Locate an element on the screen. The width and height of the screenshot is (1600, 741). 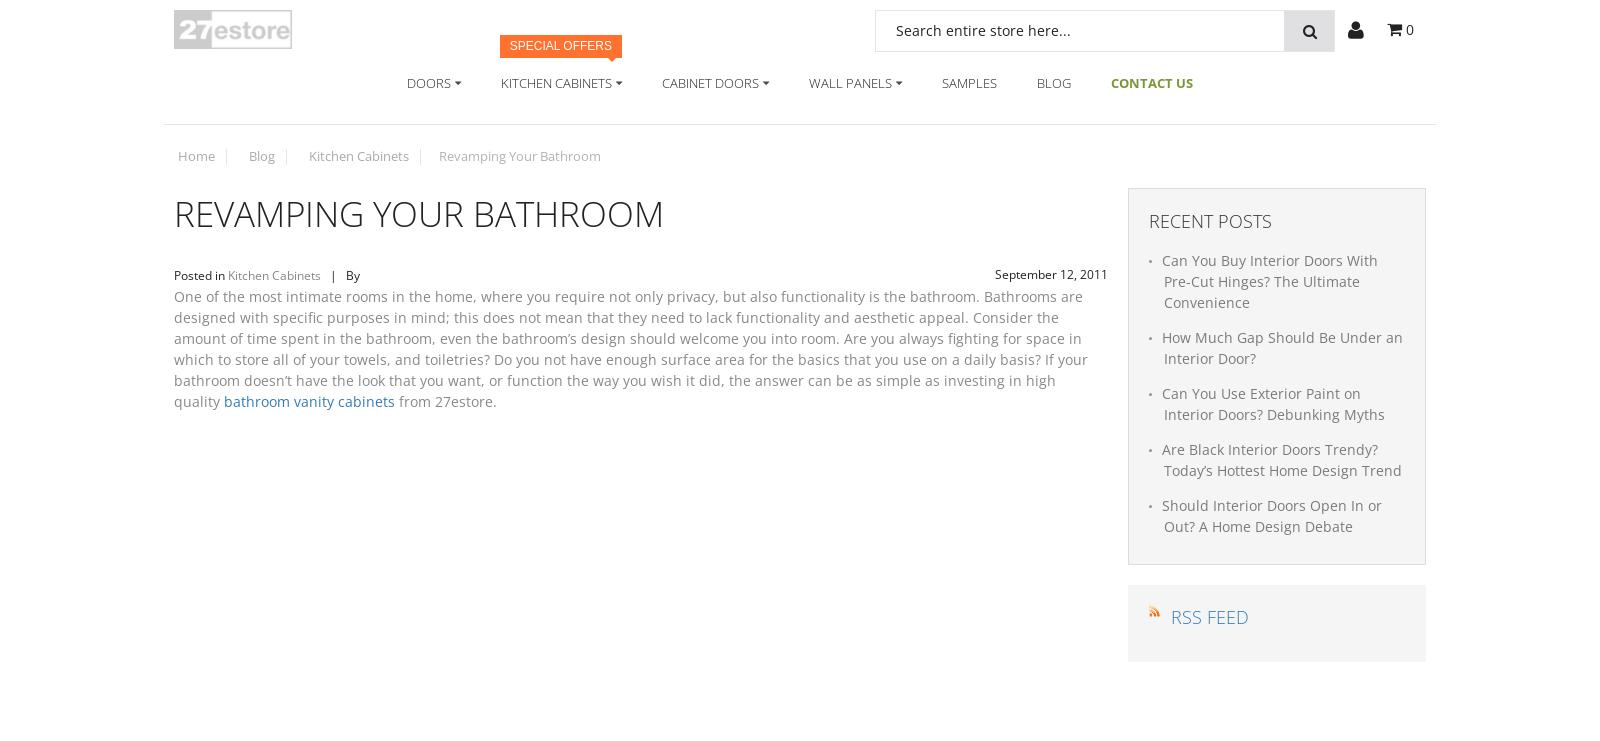
'Can You Buy Interior Doors With Pre-Cut Hinges? The Ultimate Convenience' is located at coordinates (1268, 280).